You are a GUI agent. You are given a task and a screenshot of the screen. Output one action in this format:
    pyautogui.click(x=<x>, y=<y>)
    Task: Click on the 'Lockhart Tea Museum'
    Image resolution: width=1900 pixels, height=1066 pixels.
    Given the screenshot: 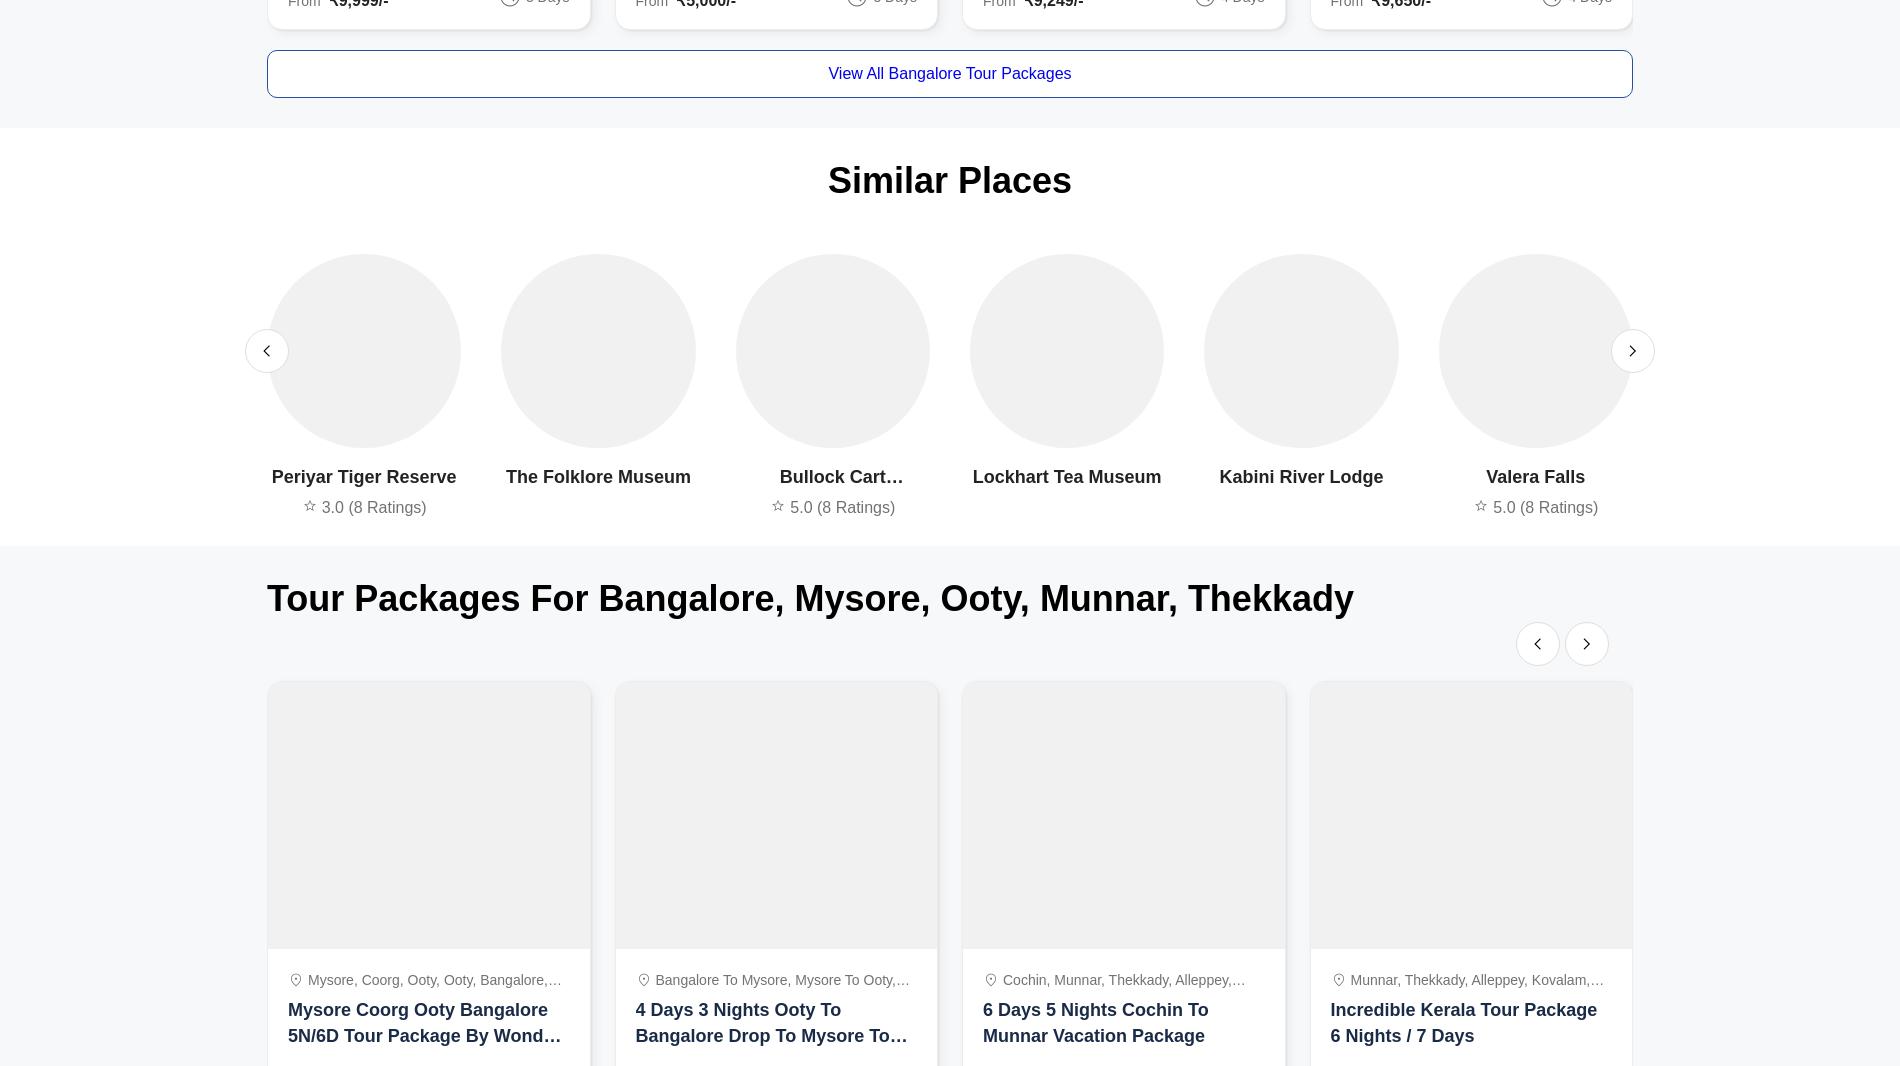 What is the action you would take?
    pyautogui.click(x=1066, y=477)
    